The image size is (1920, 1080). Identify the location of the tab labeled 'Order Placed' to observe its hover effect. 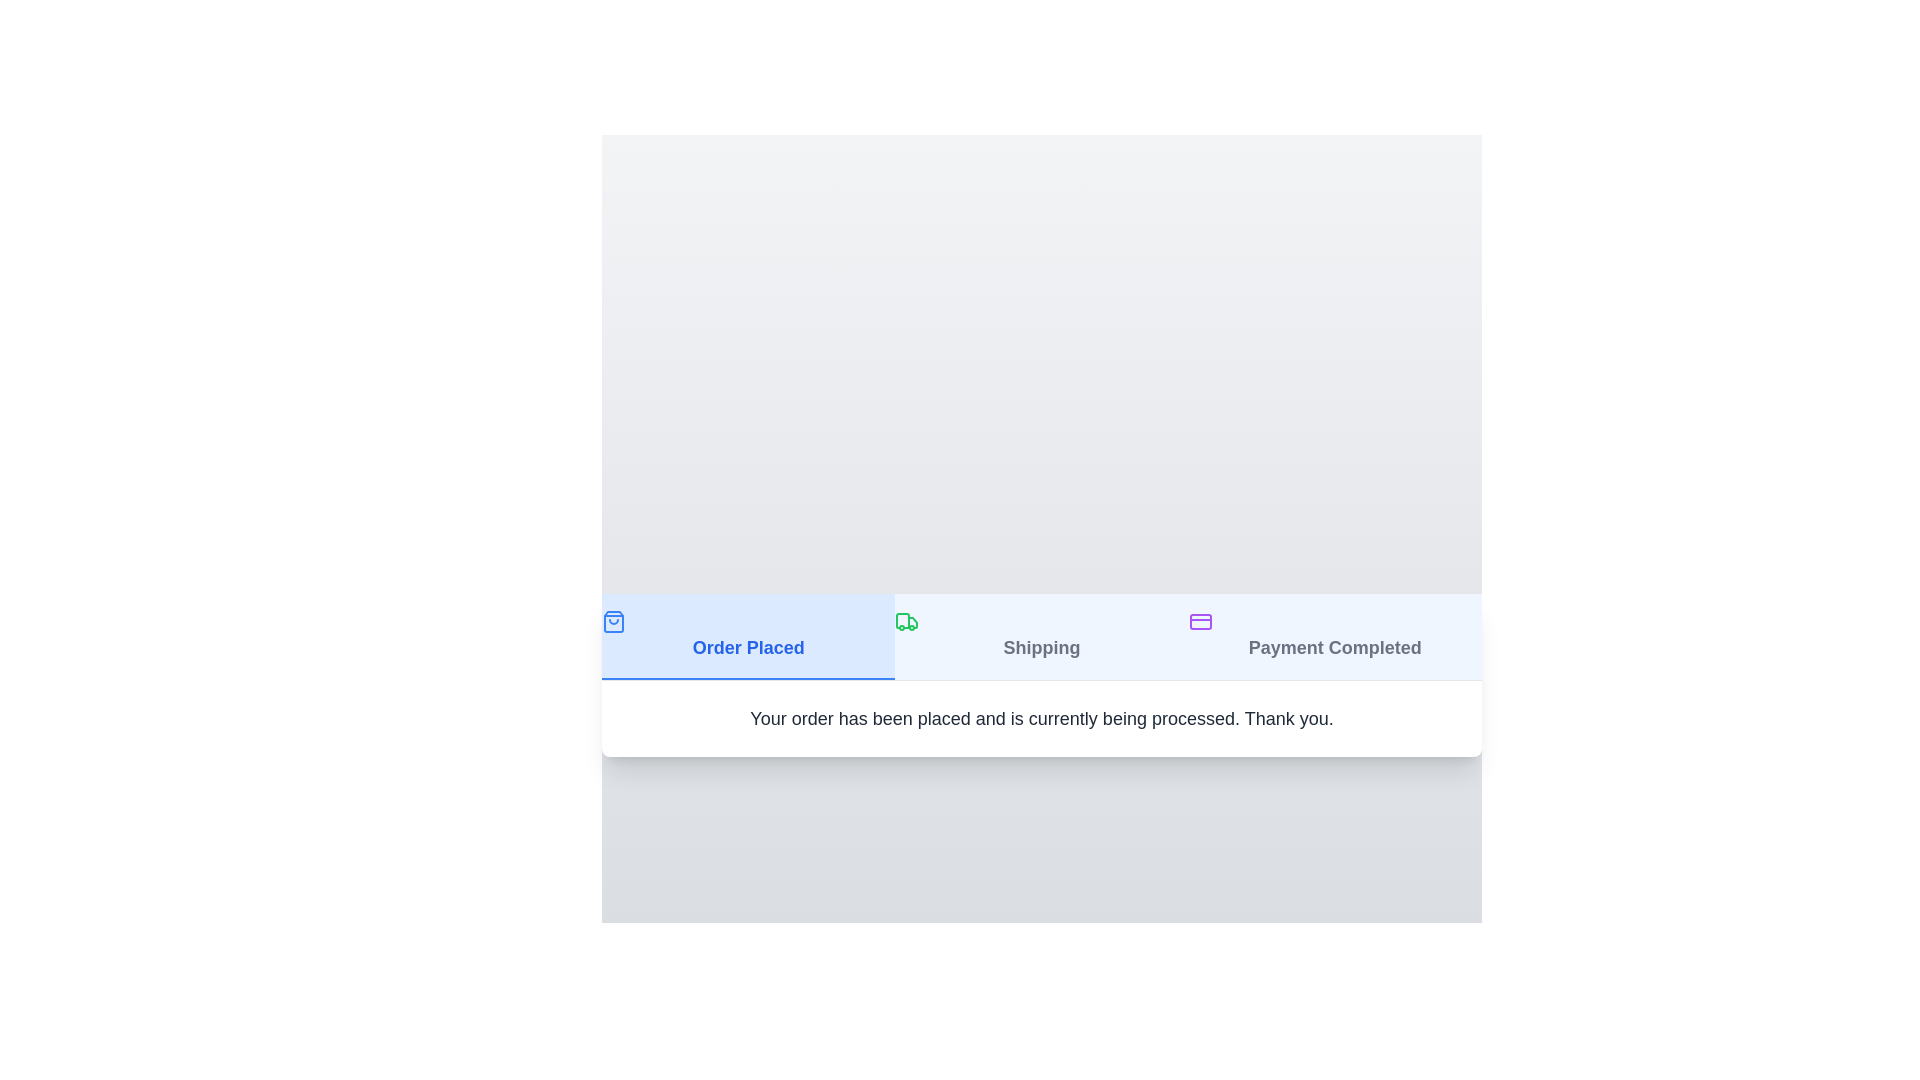
(747, 636).